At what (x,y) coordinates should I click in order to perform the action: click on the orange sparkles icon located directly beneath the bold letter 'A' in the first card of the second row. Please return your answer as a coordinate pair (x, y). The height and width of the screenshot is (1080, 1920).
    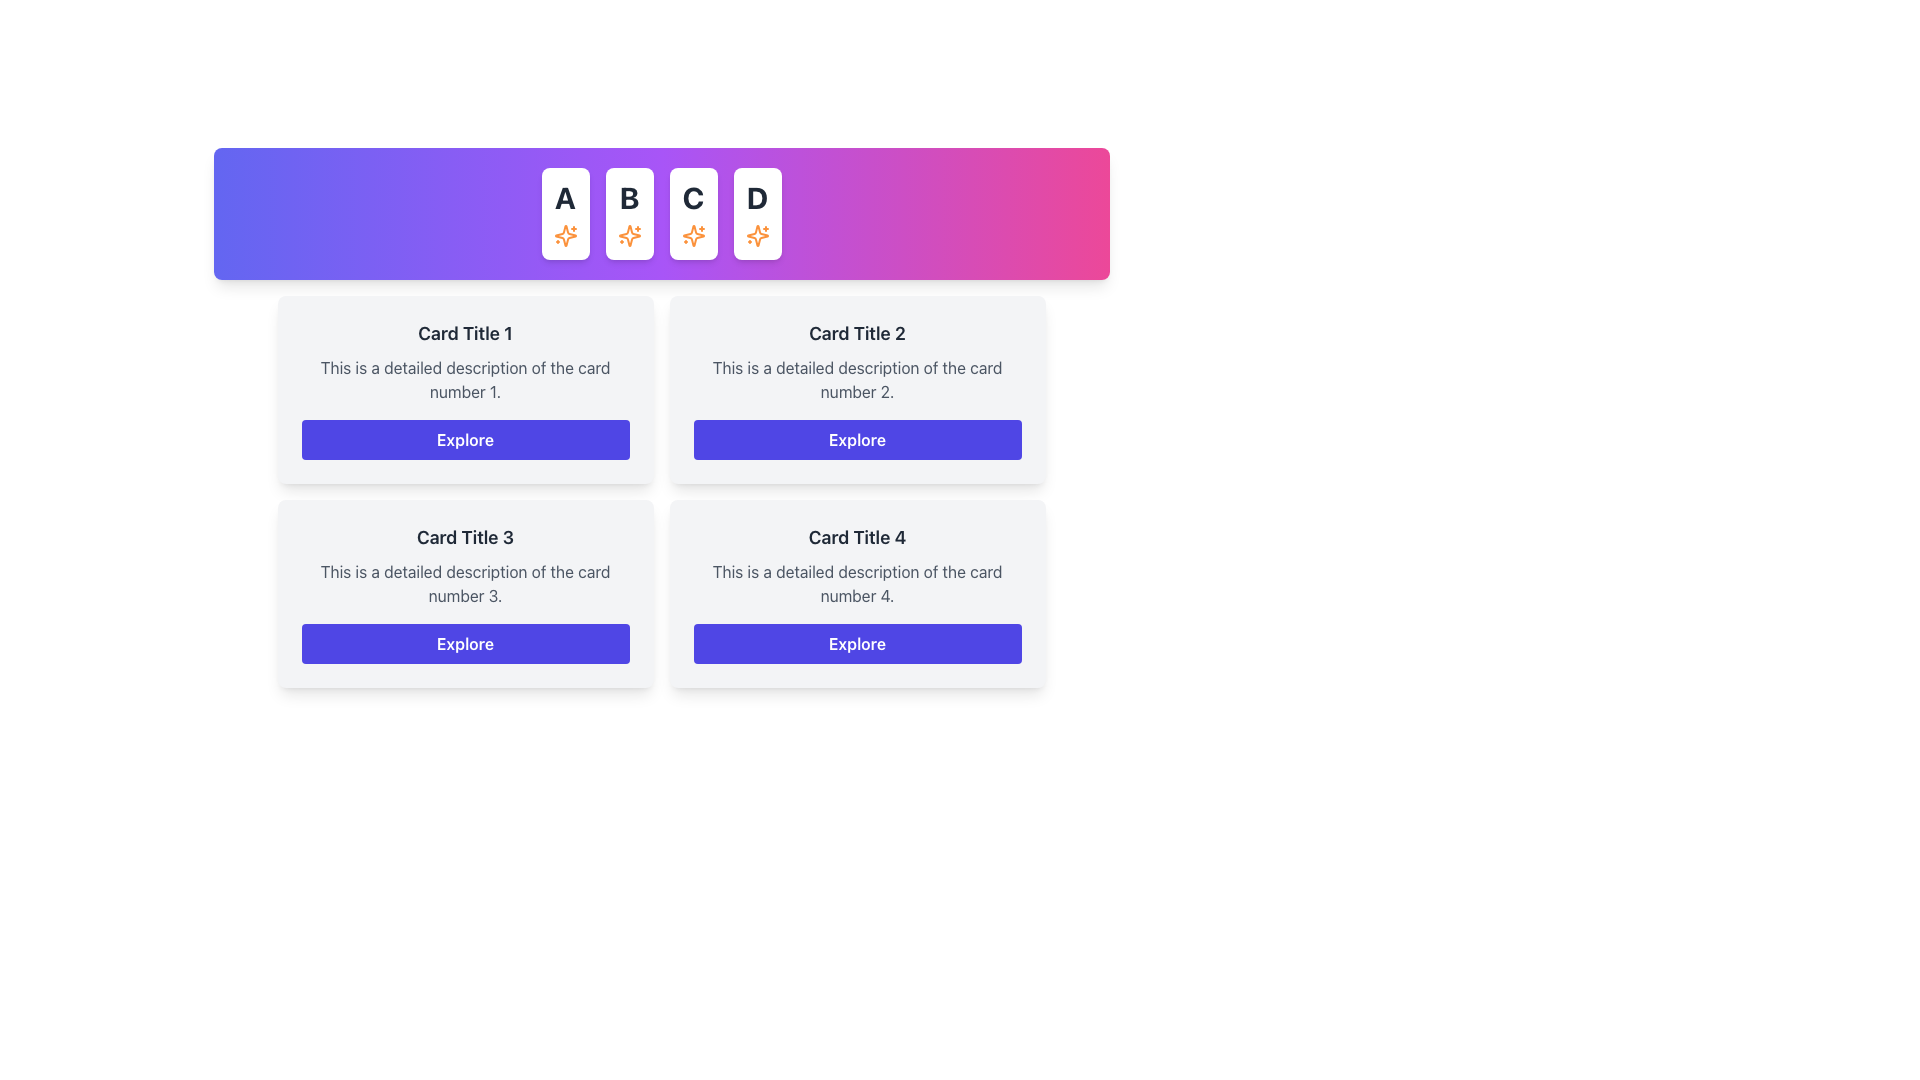
    Looking at the image, I should click on (564, 234).